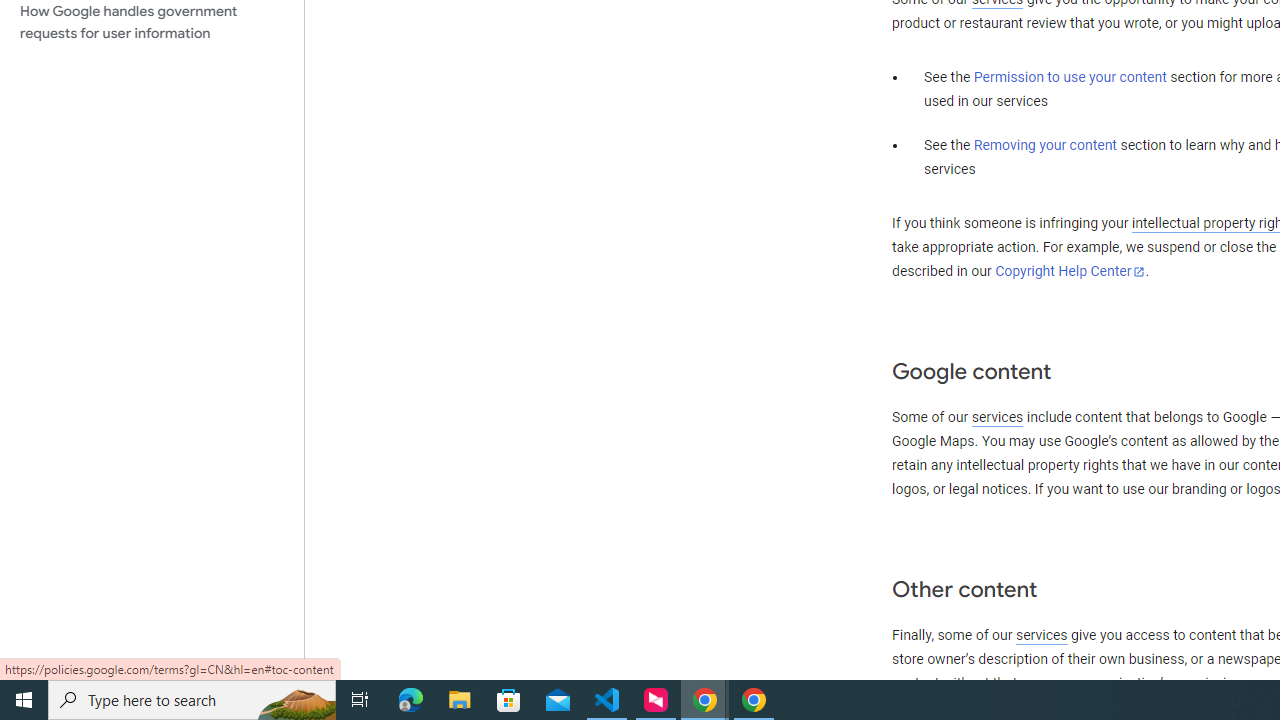  Describe the element at coordinates (1069, 271) in the screenshot. I see `'Copyright Help Center'` at that location.